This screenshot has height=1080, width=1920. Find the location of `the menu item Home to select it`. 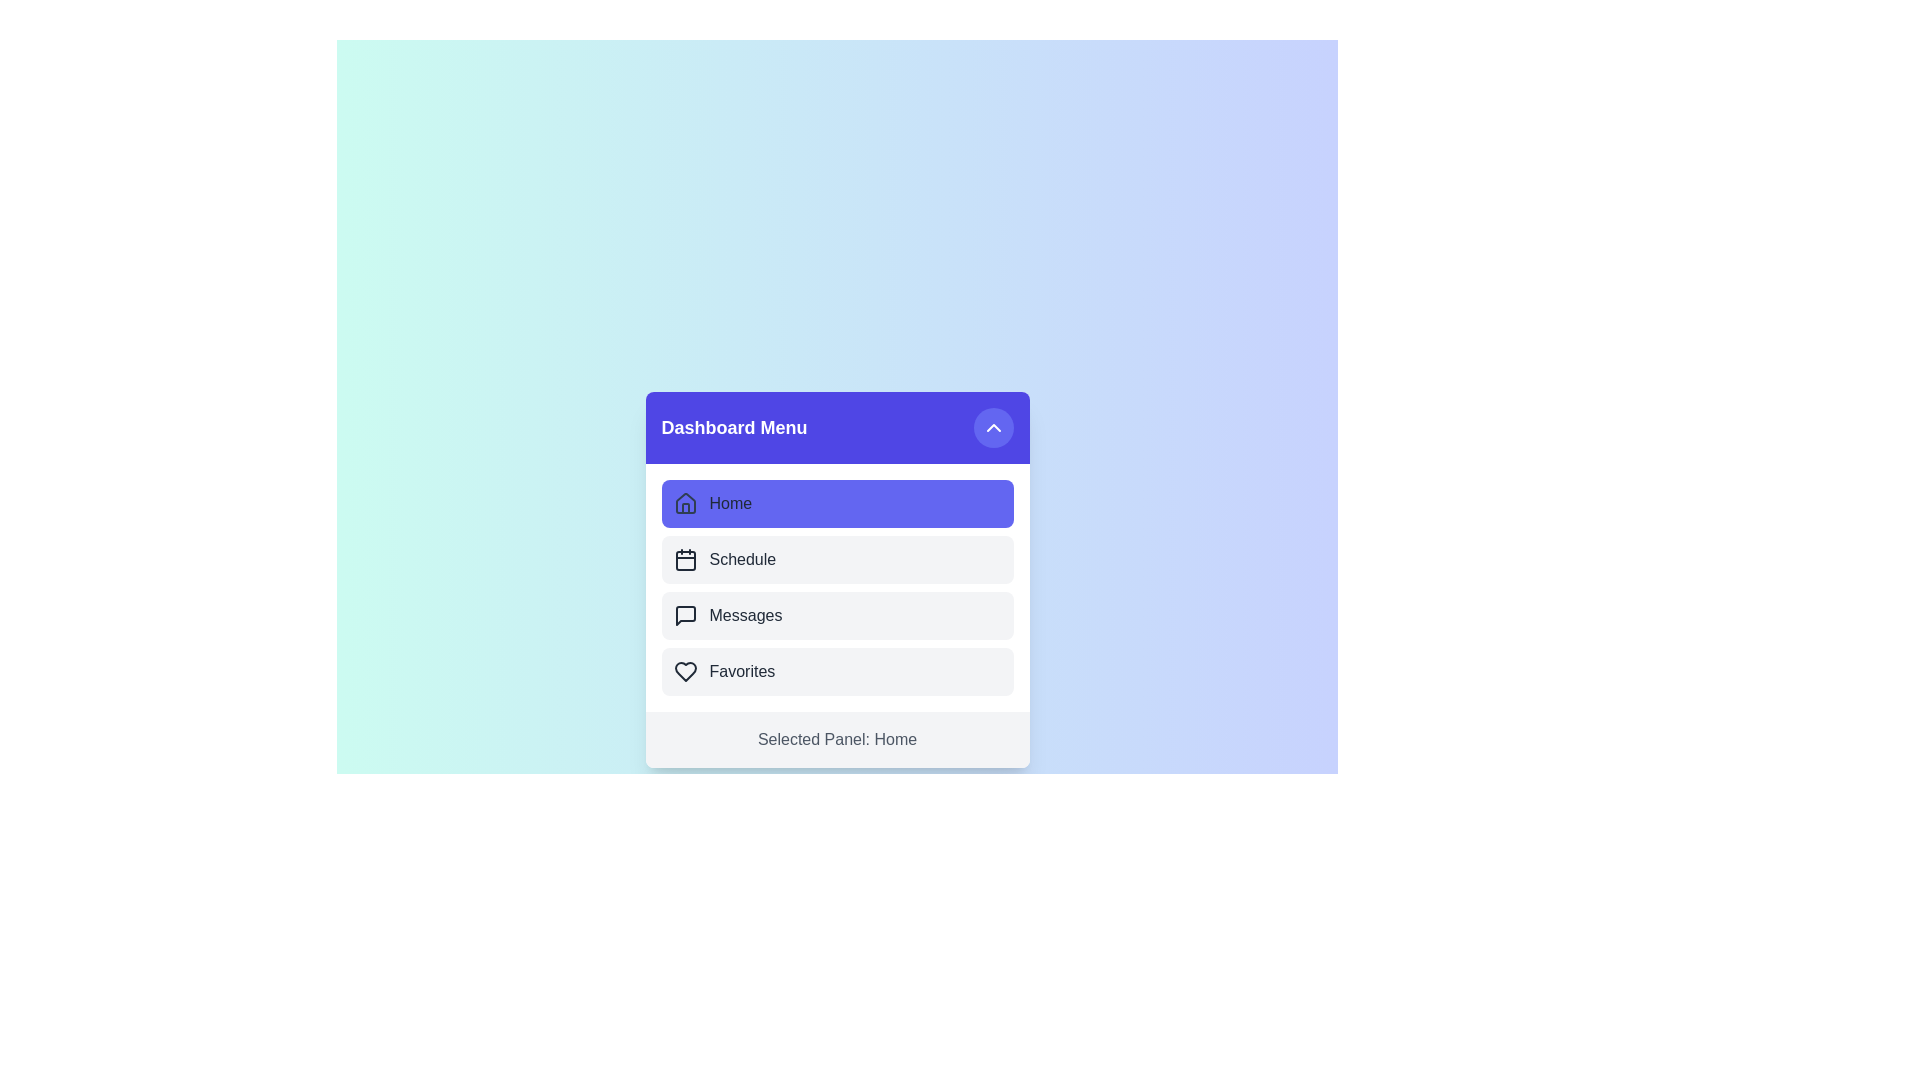

the menu item Home to select it is located at coordinates (837, 503).